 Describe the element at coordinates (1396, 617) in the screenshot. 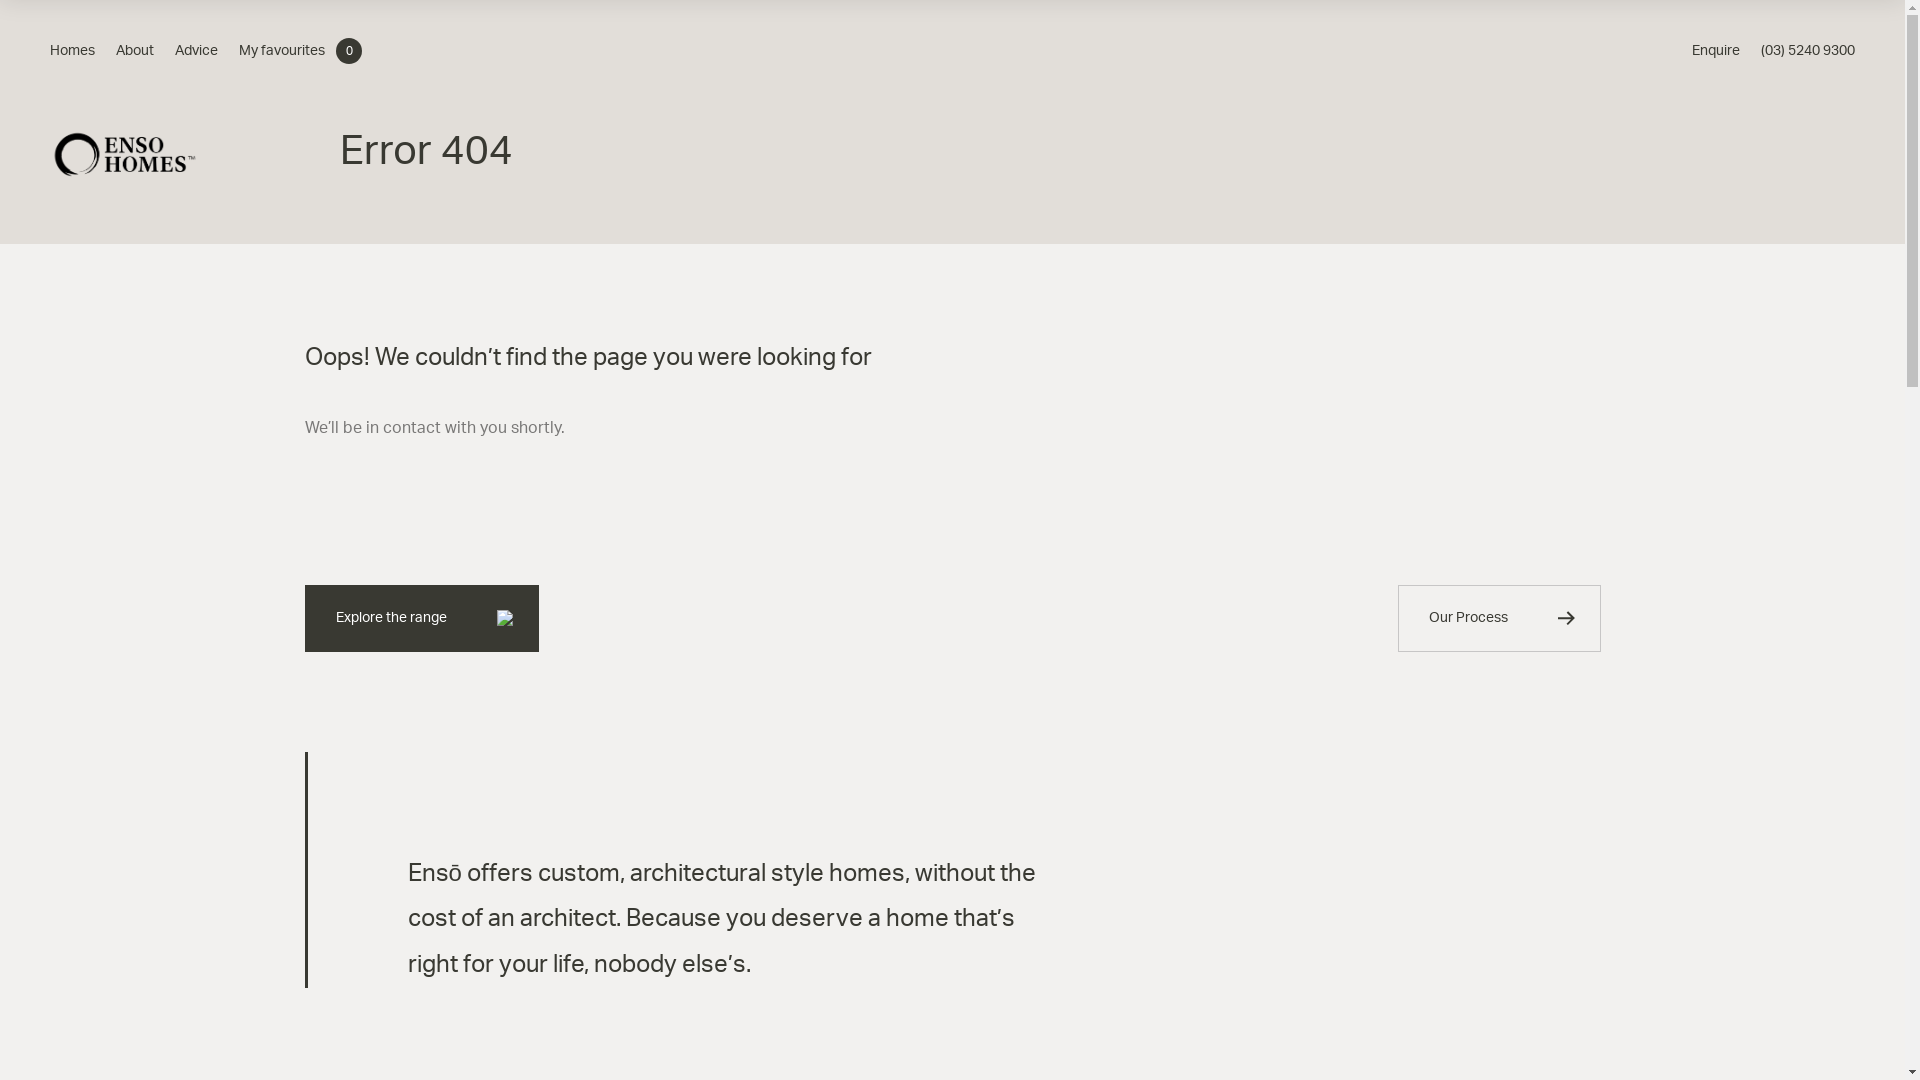

I see `'Our Process'` at that location.